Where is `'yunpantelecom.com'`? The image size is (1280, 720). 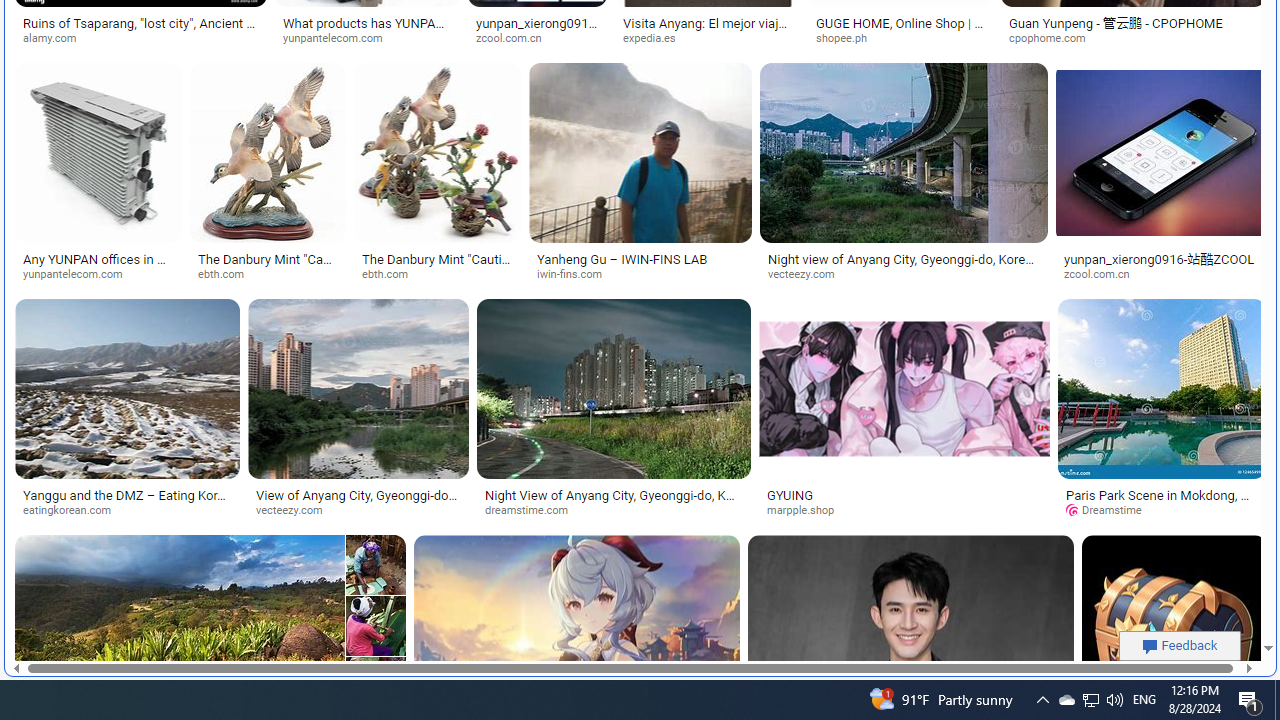 'yunpantelecom.com' is located at coordinates (97, 275).